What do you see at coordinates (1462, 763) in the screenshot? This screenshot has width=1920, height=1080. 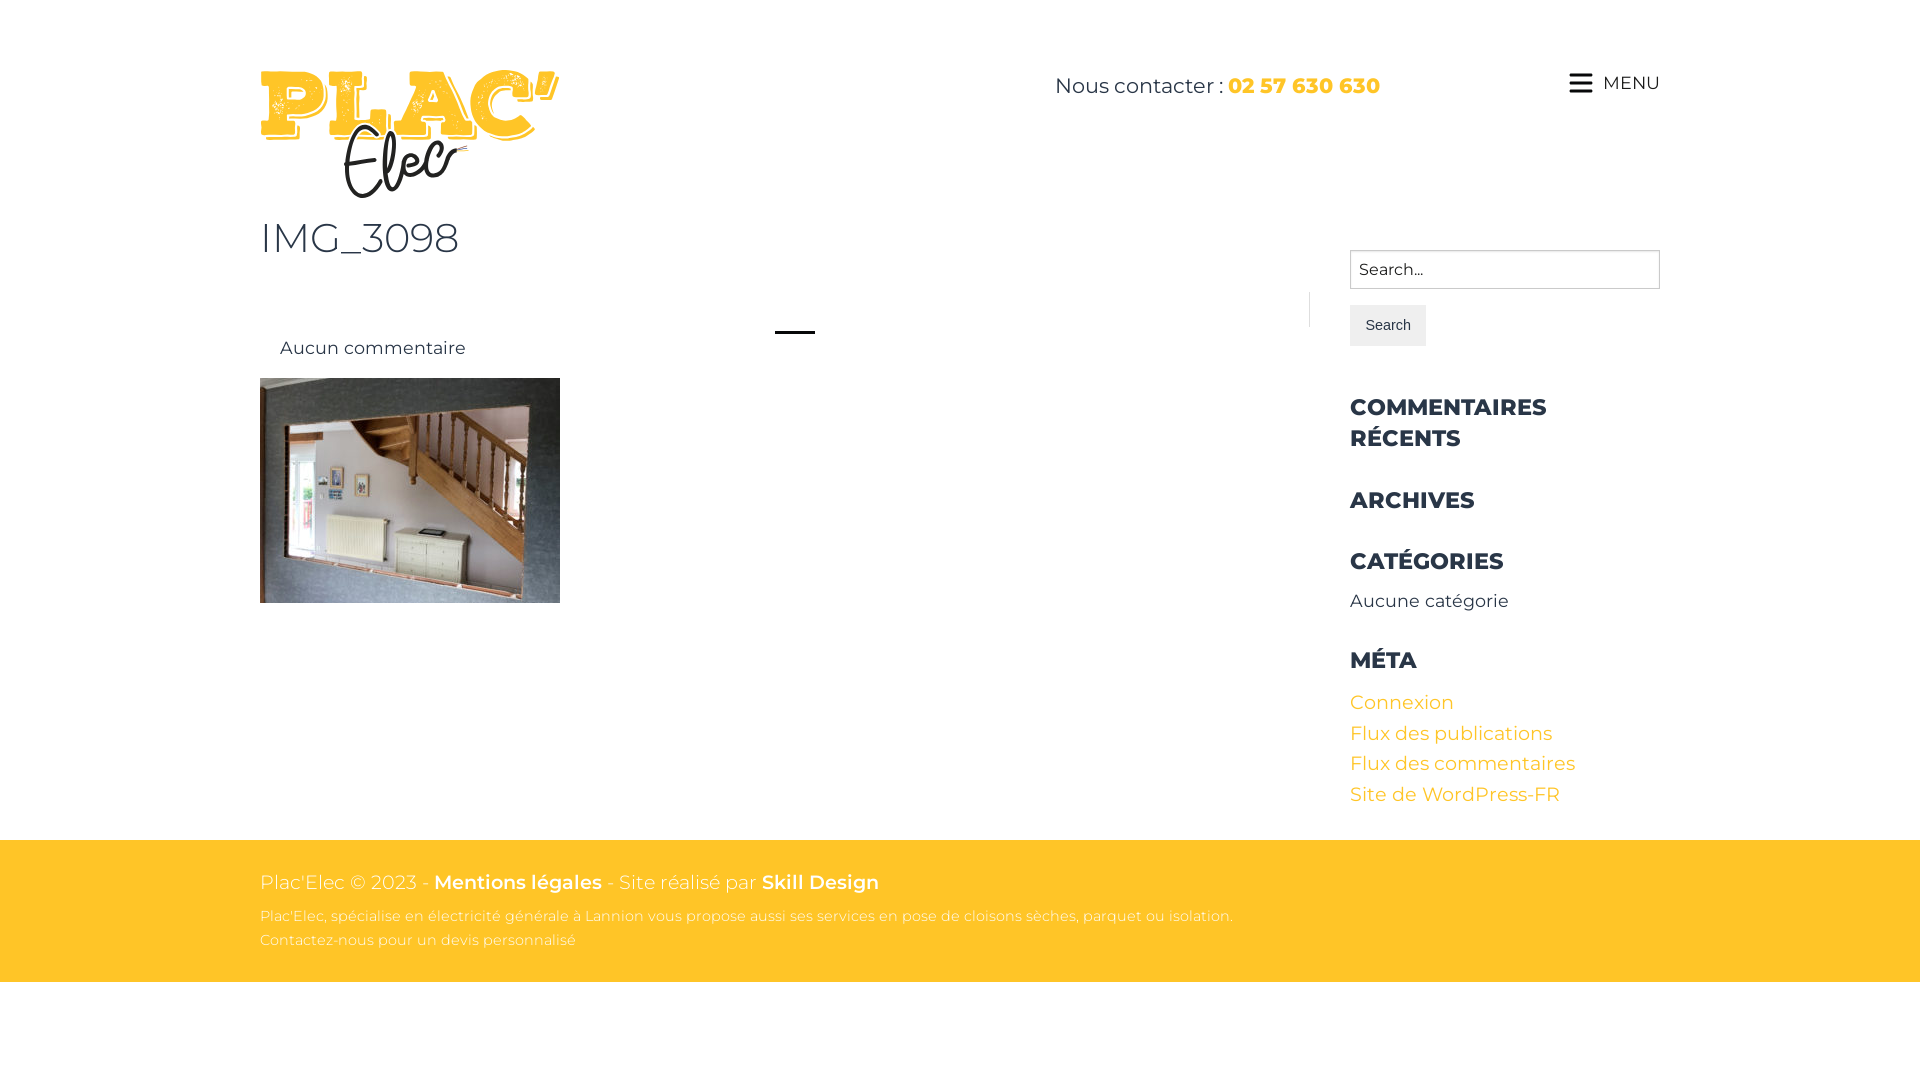 I see `'Flux des commentaires'` at bounding box center [1462, 763].